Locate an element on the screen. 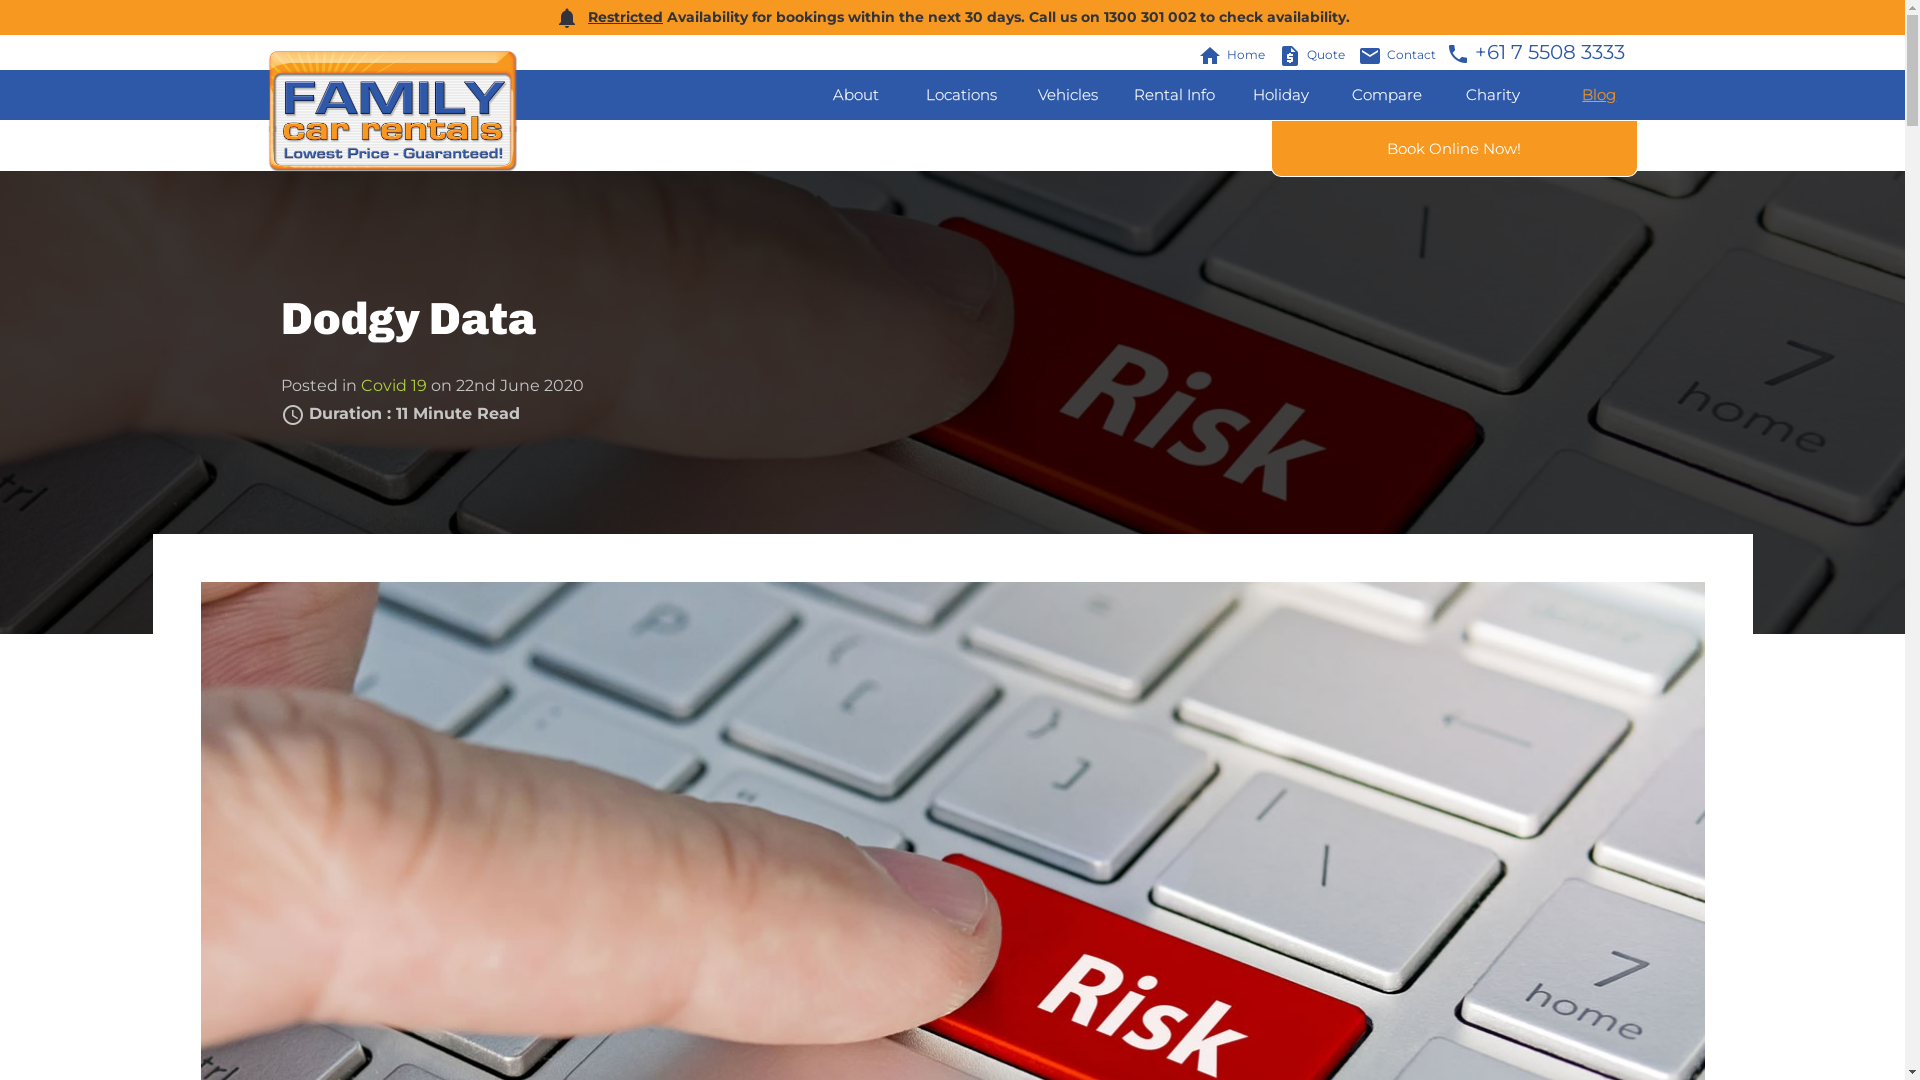 The image size is (1920, 1080). 'Covid 19' is located at coordinates (393, 385).